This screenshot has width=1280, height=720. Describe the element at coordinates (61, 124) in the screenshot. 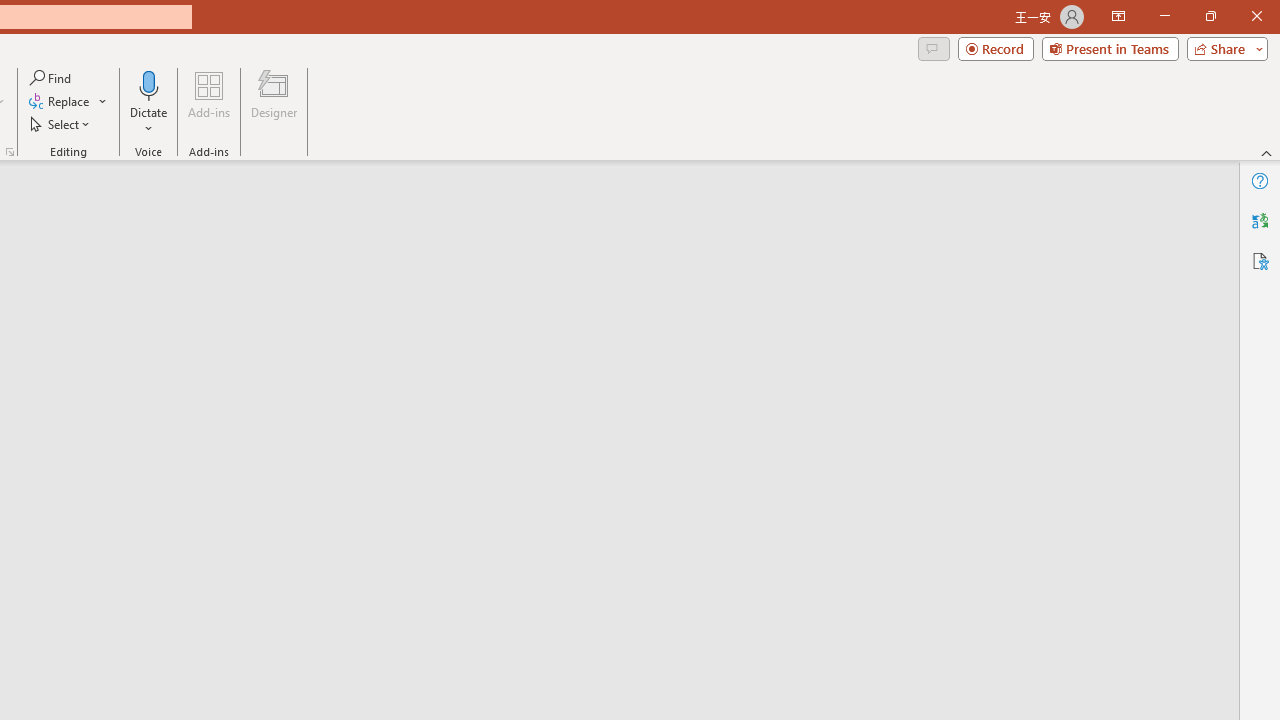

I see `'Select'` at that location.